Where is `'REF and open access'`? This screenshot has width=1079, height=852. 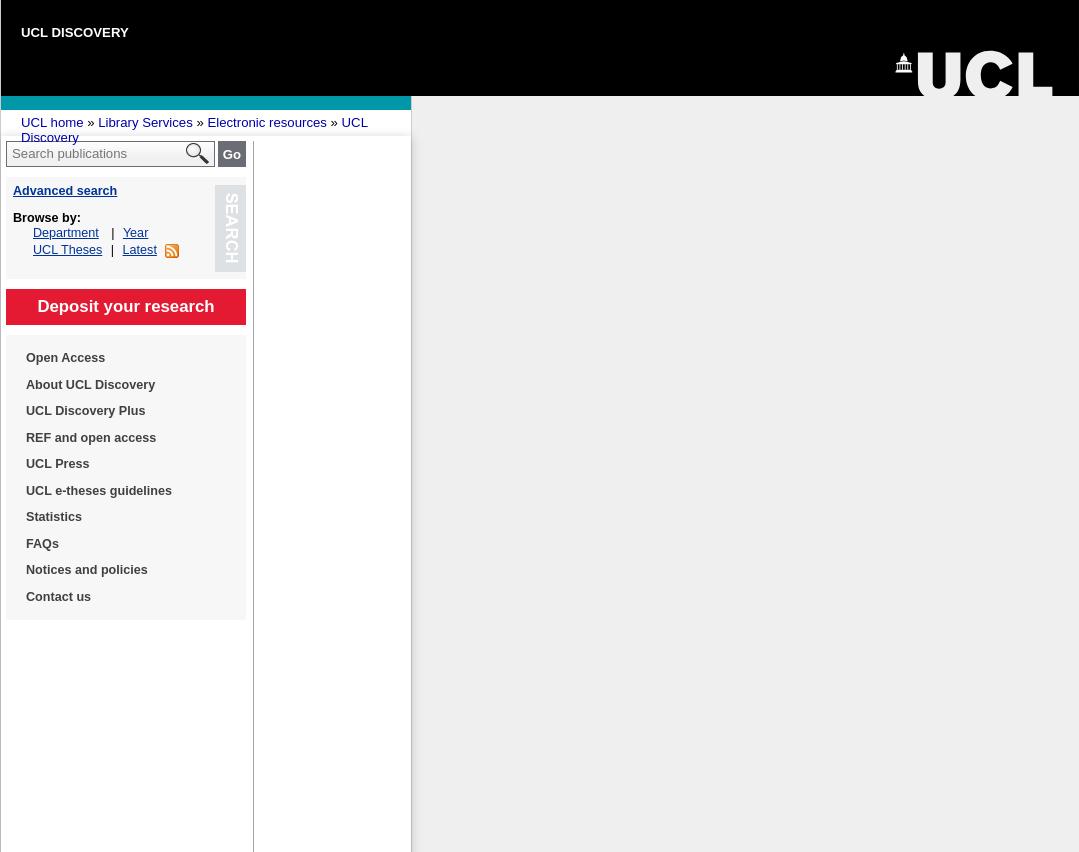 'REF and open access' is located at coordinates (90, 435).